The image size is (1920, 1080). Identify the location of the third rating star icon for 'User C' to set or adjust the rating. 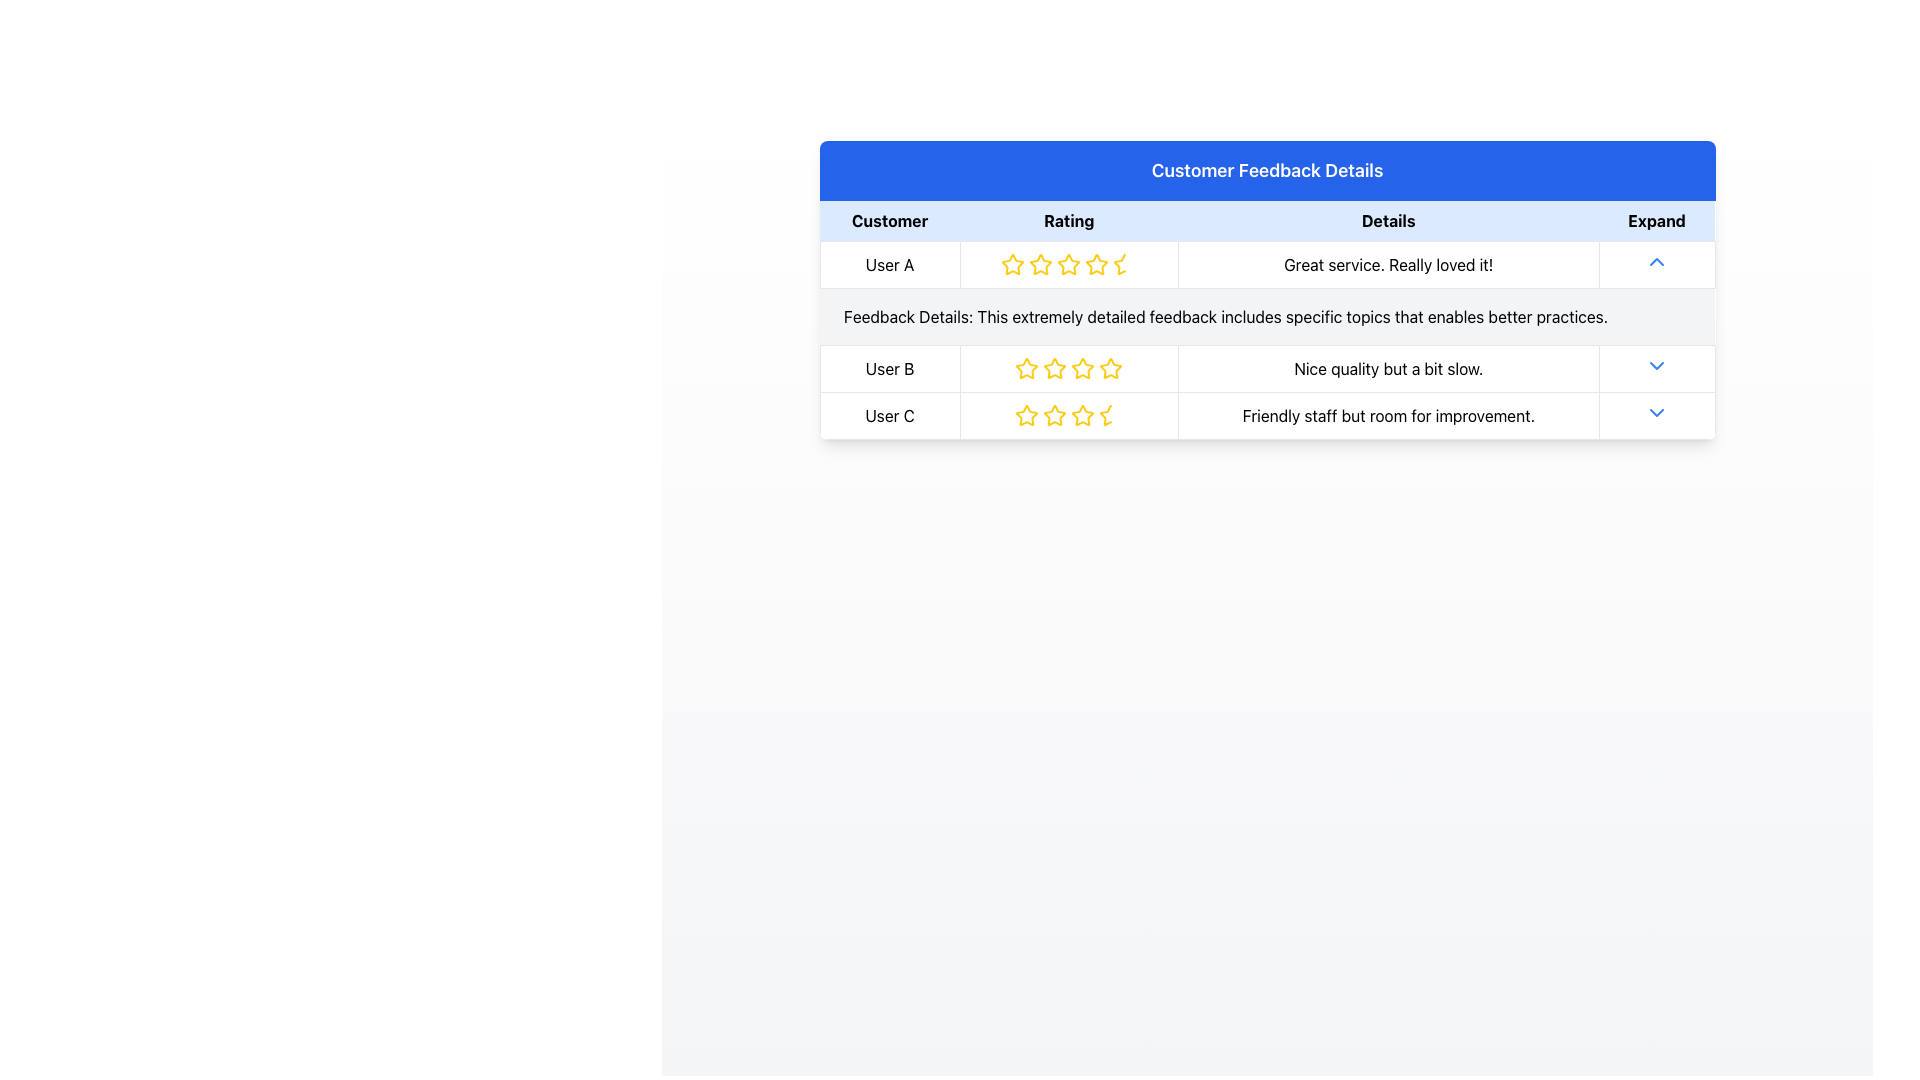
(1054, 415).